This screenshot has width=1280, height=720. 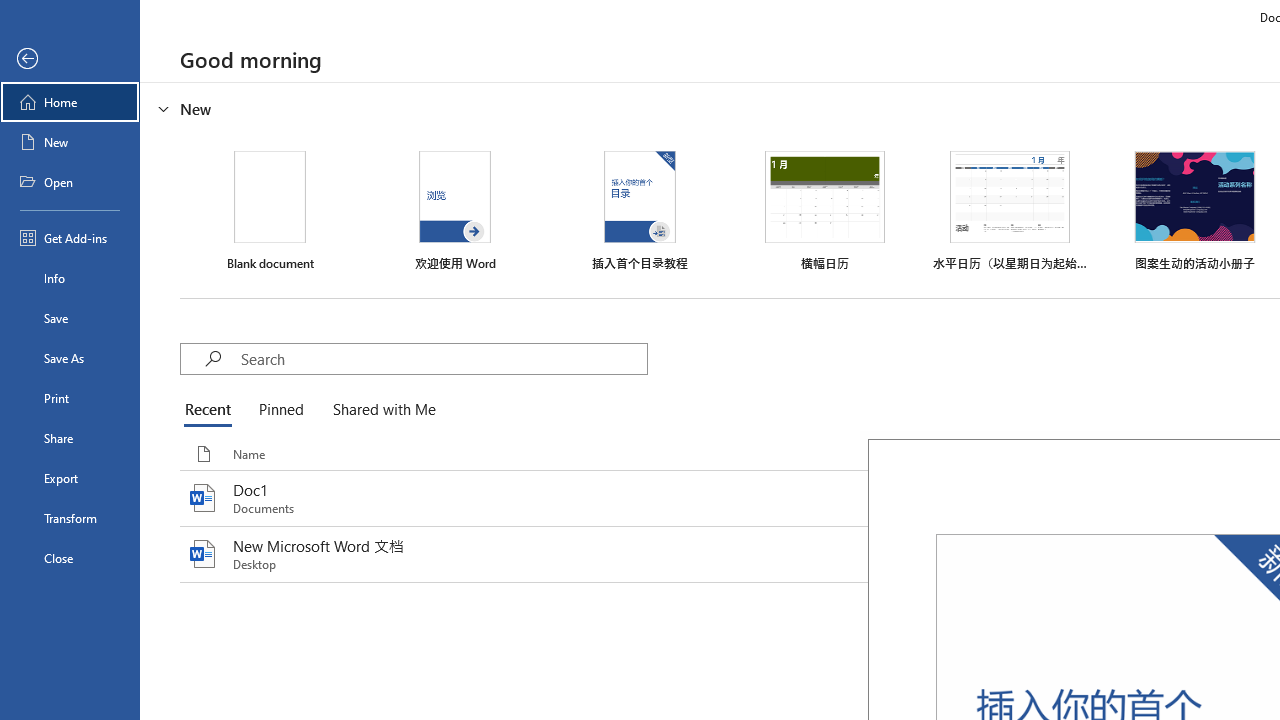 What do you see at coordinates (269, 211) in the screenshot?
I see `'Blank document'` at bounding box center [269, 211].